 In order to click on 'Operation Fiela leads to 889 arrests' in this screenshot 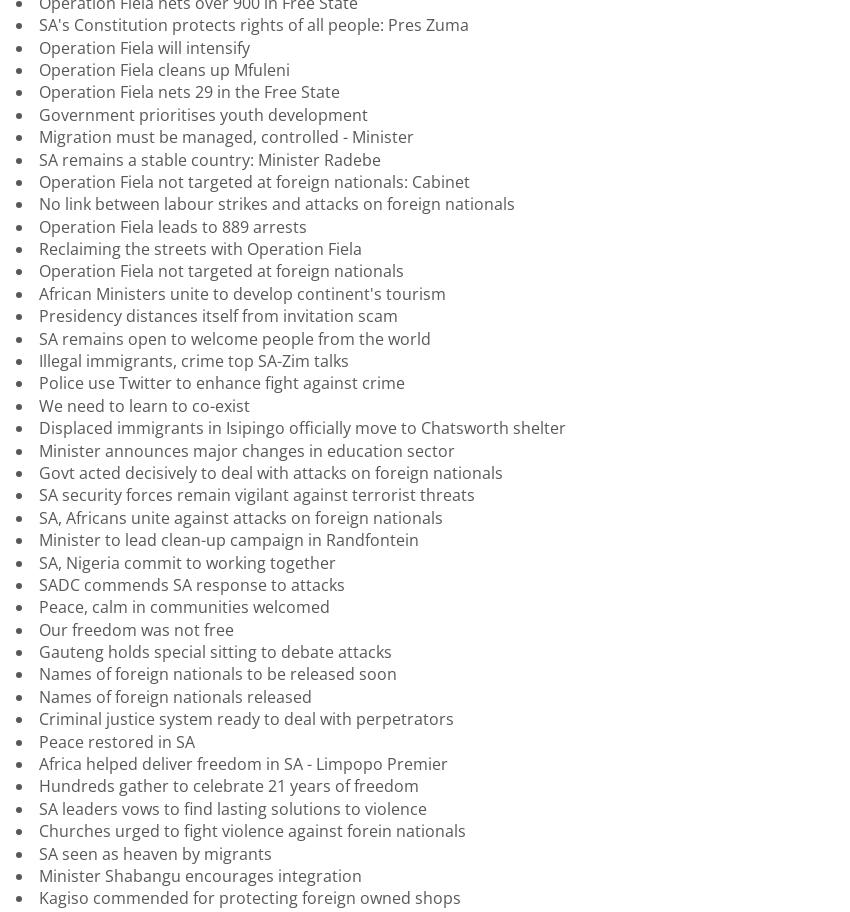, I will do `click(171, 224)`.